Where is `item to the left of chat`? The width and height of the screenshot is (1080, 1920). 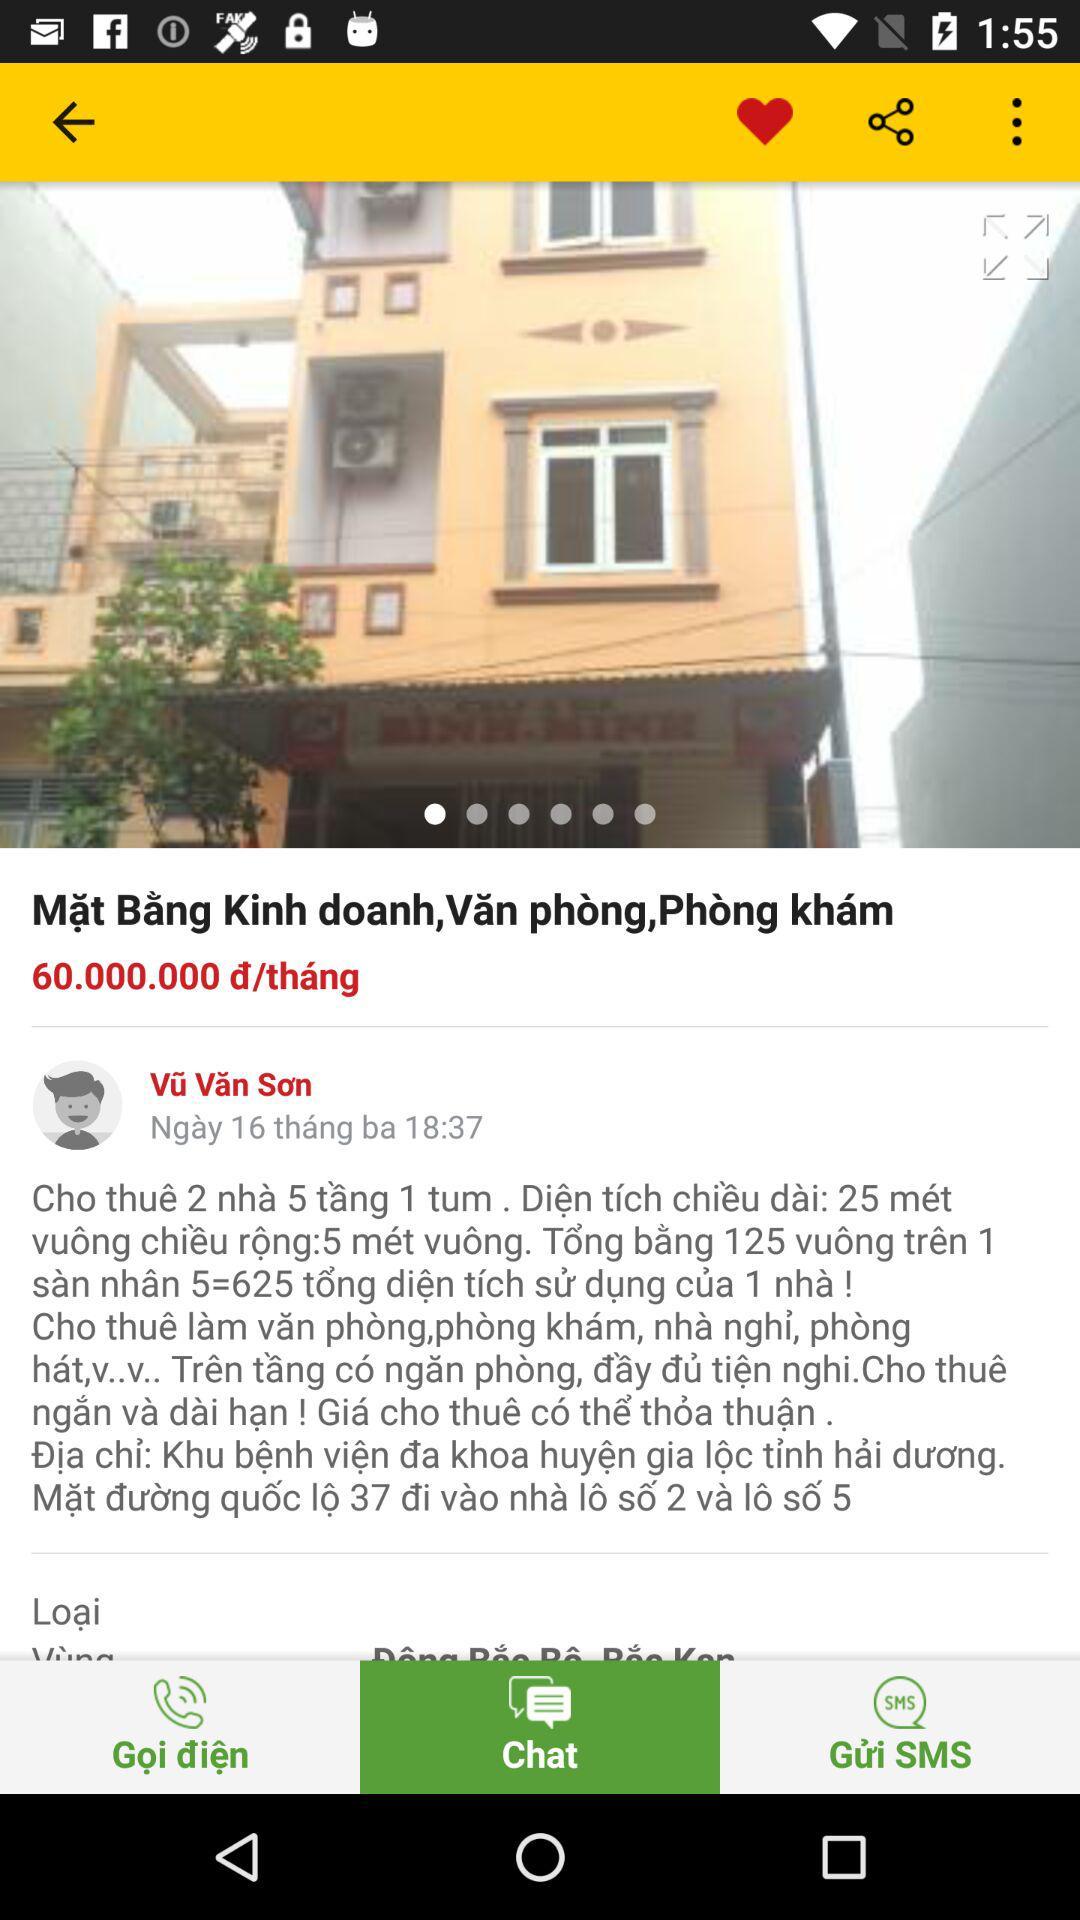 item to the left of chat is located at coordinates (180, 1726).